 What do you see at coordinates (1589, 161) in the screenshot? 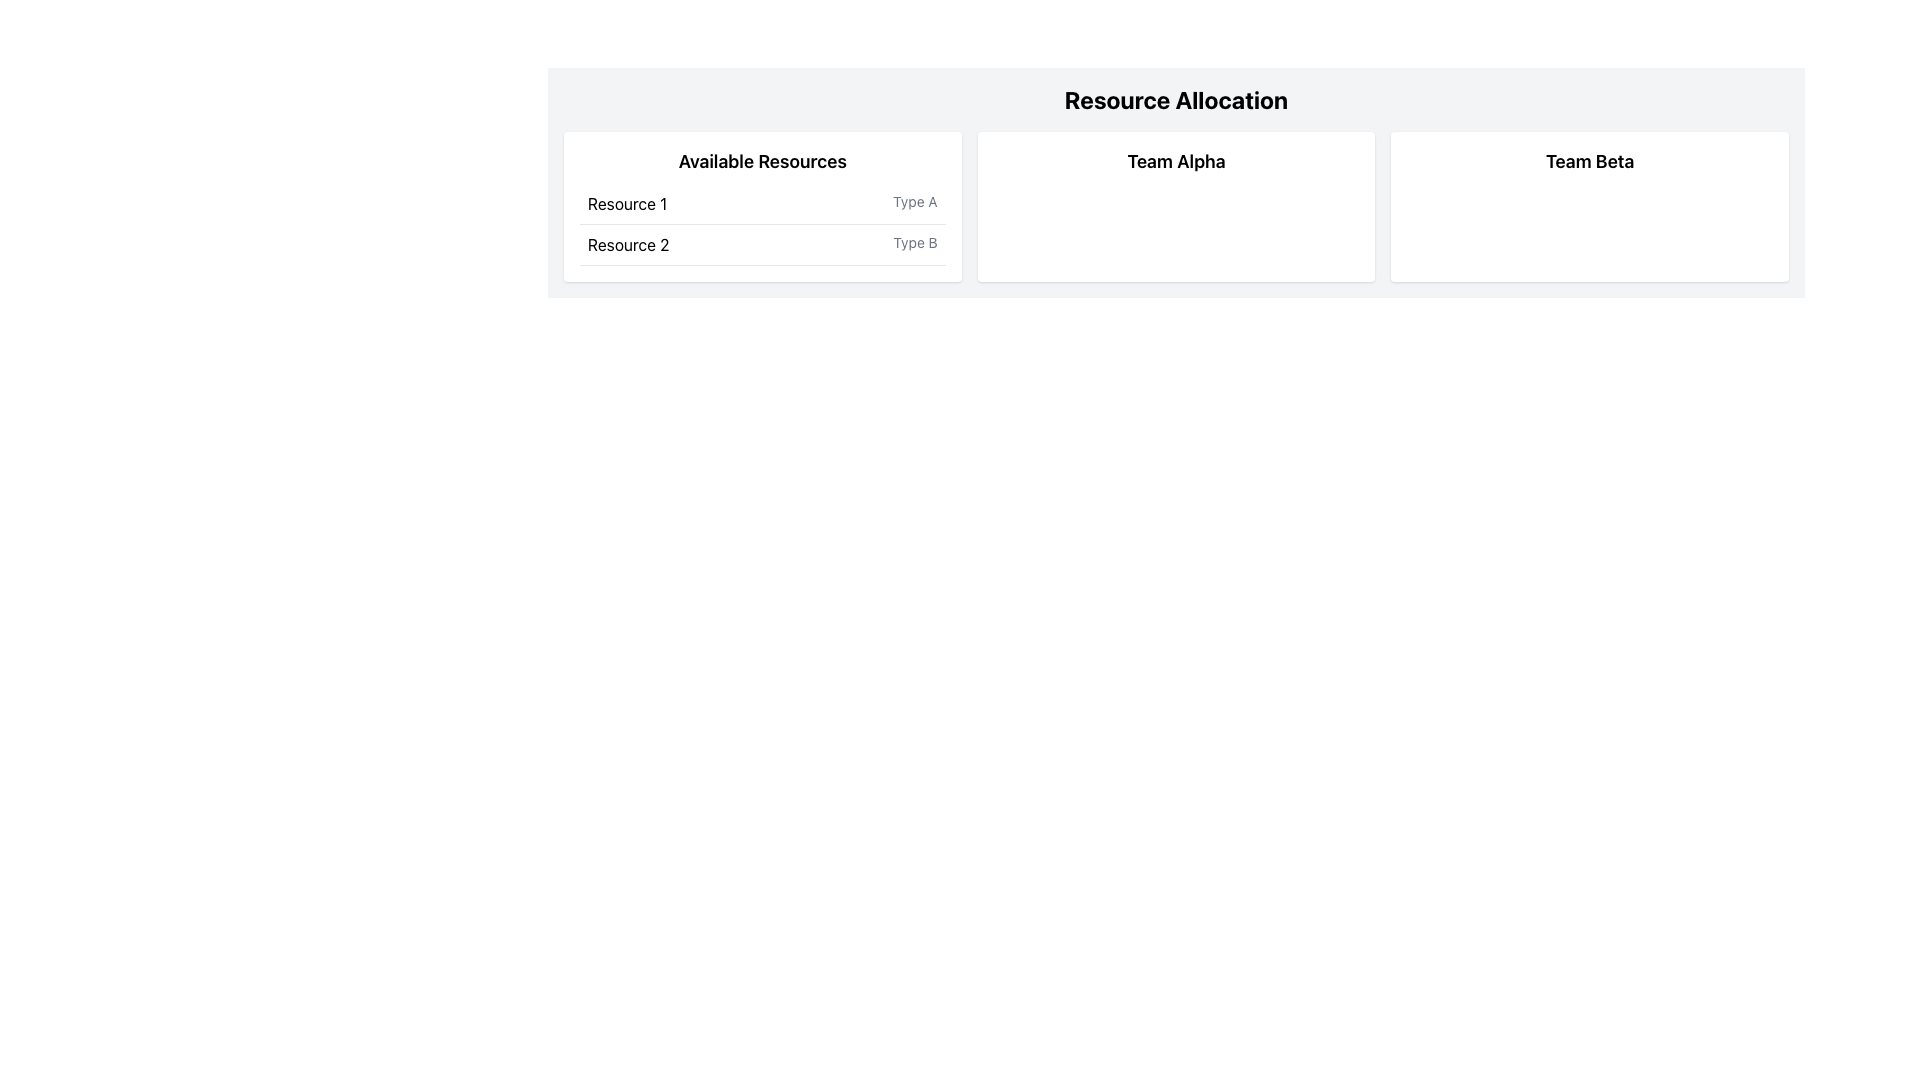
I see `text label for 'Team Beta' which serves as an identifying title for the associated card in the rightmost segment of the layout under 'Resource Allocation'` at bounding box center [1589, 161].